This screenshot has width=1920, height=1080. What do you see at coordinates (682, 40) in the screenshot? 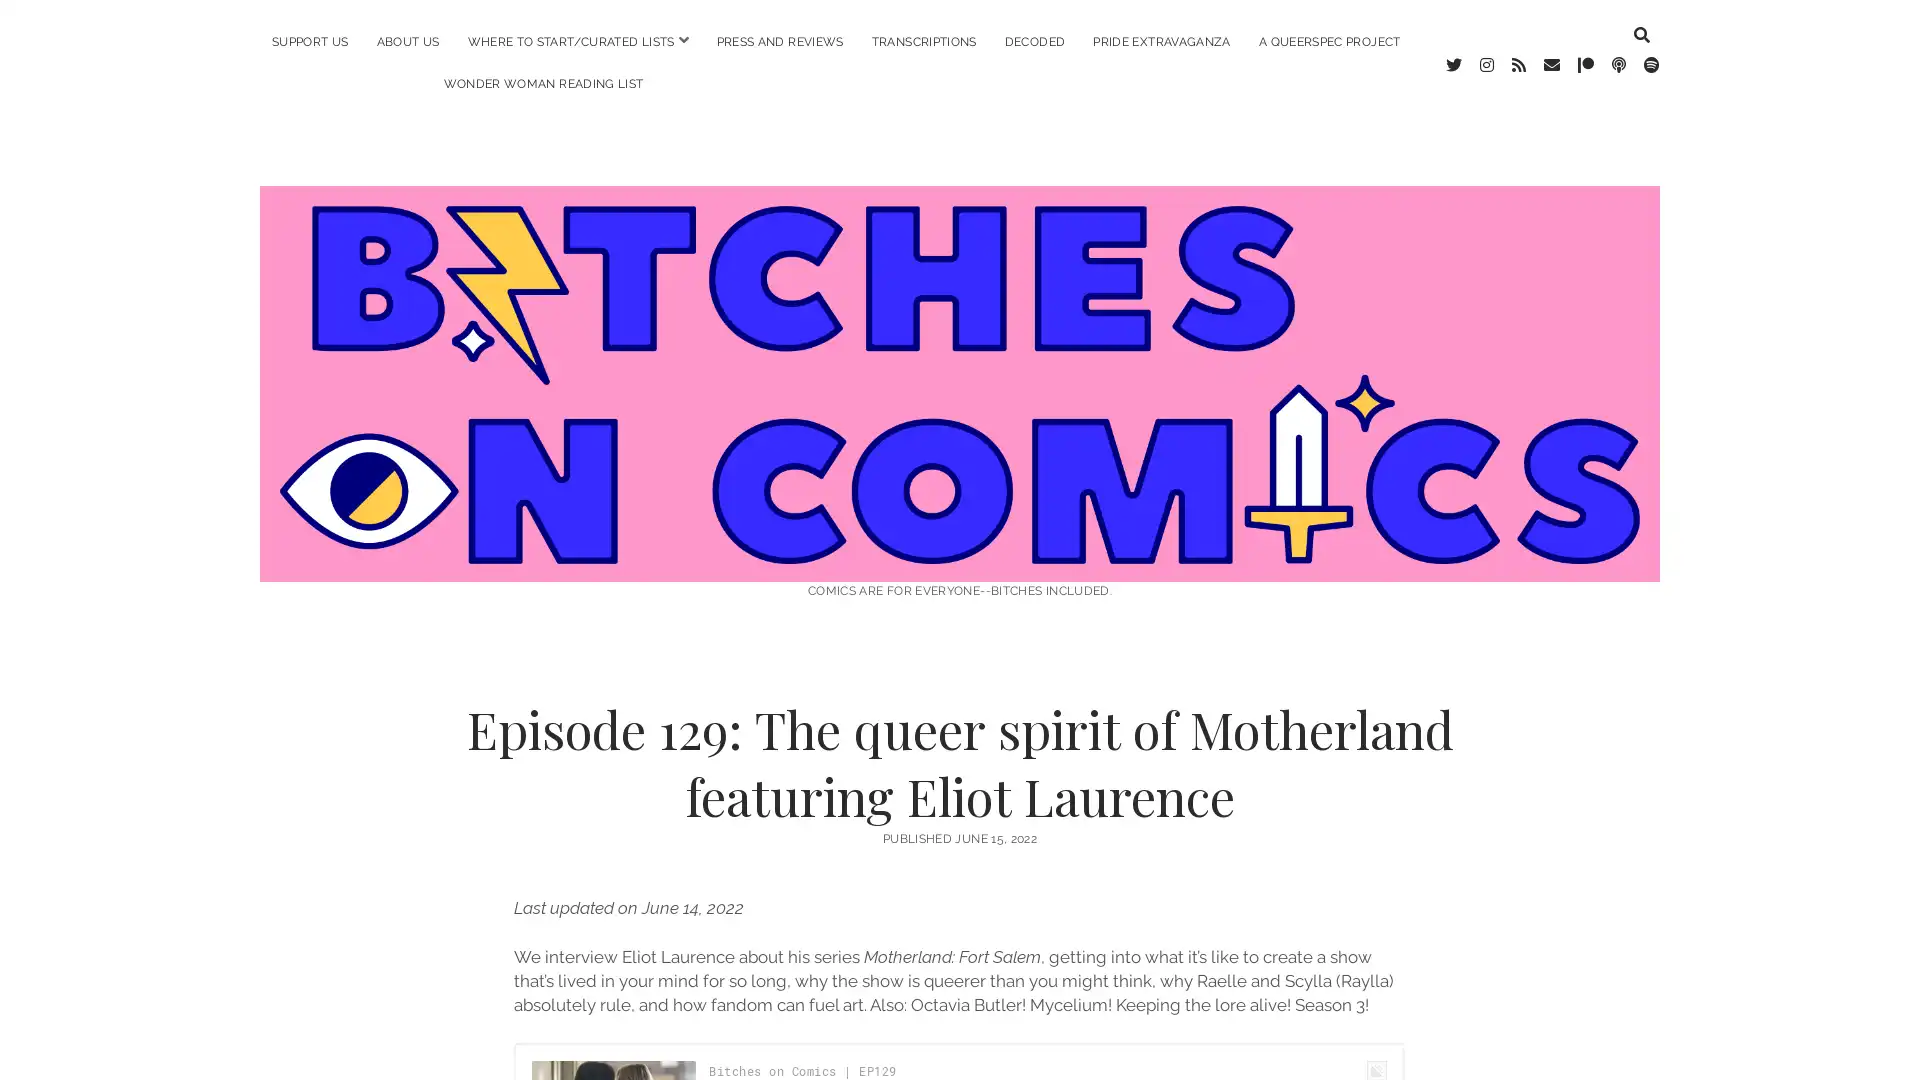
I see `open menu` at bounding box center [682, 40].